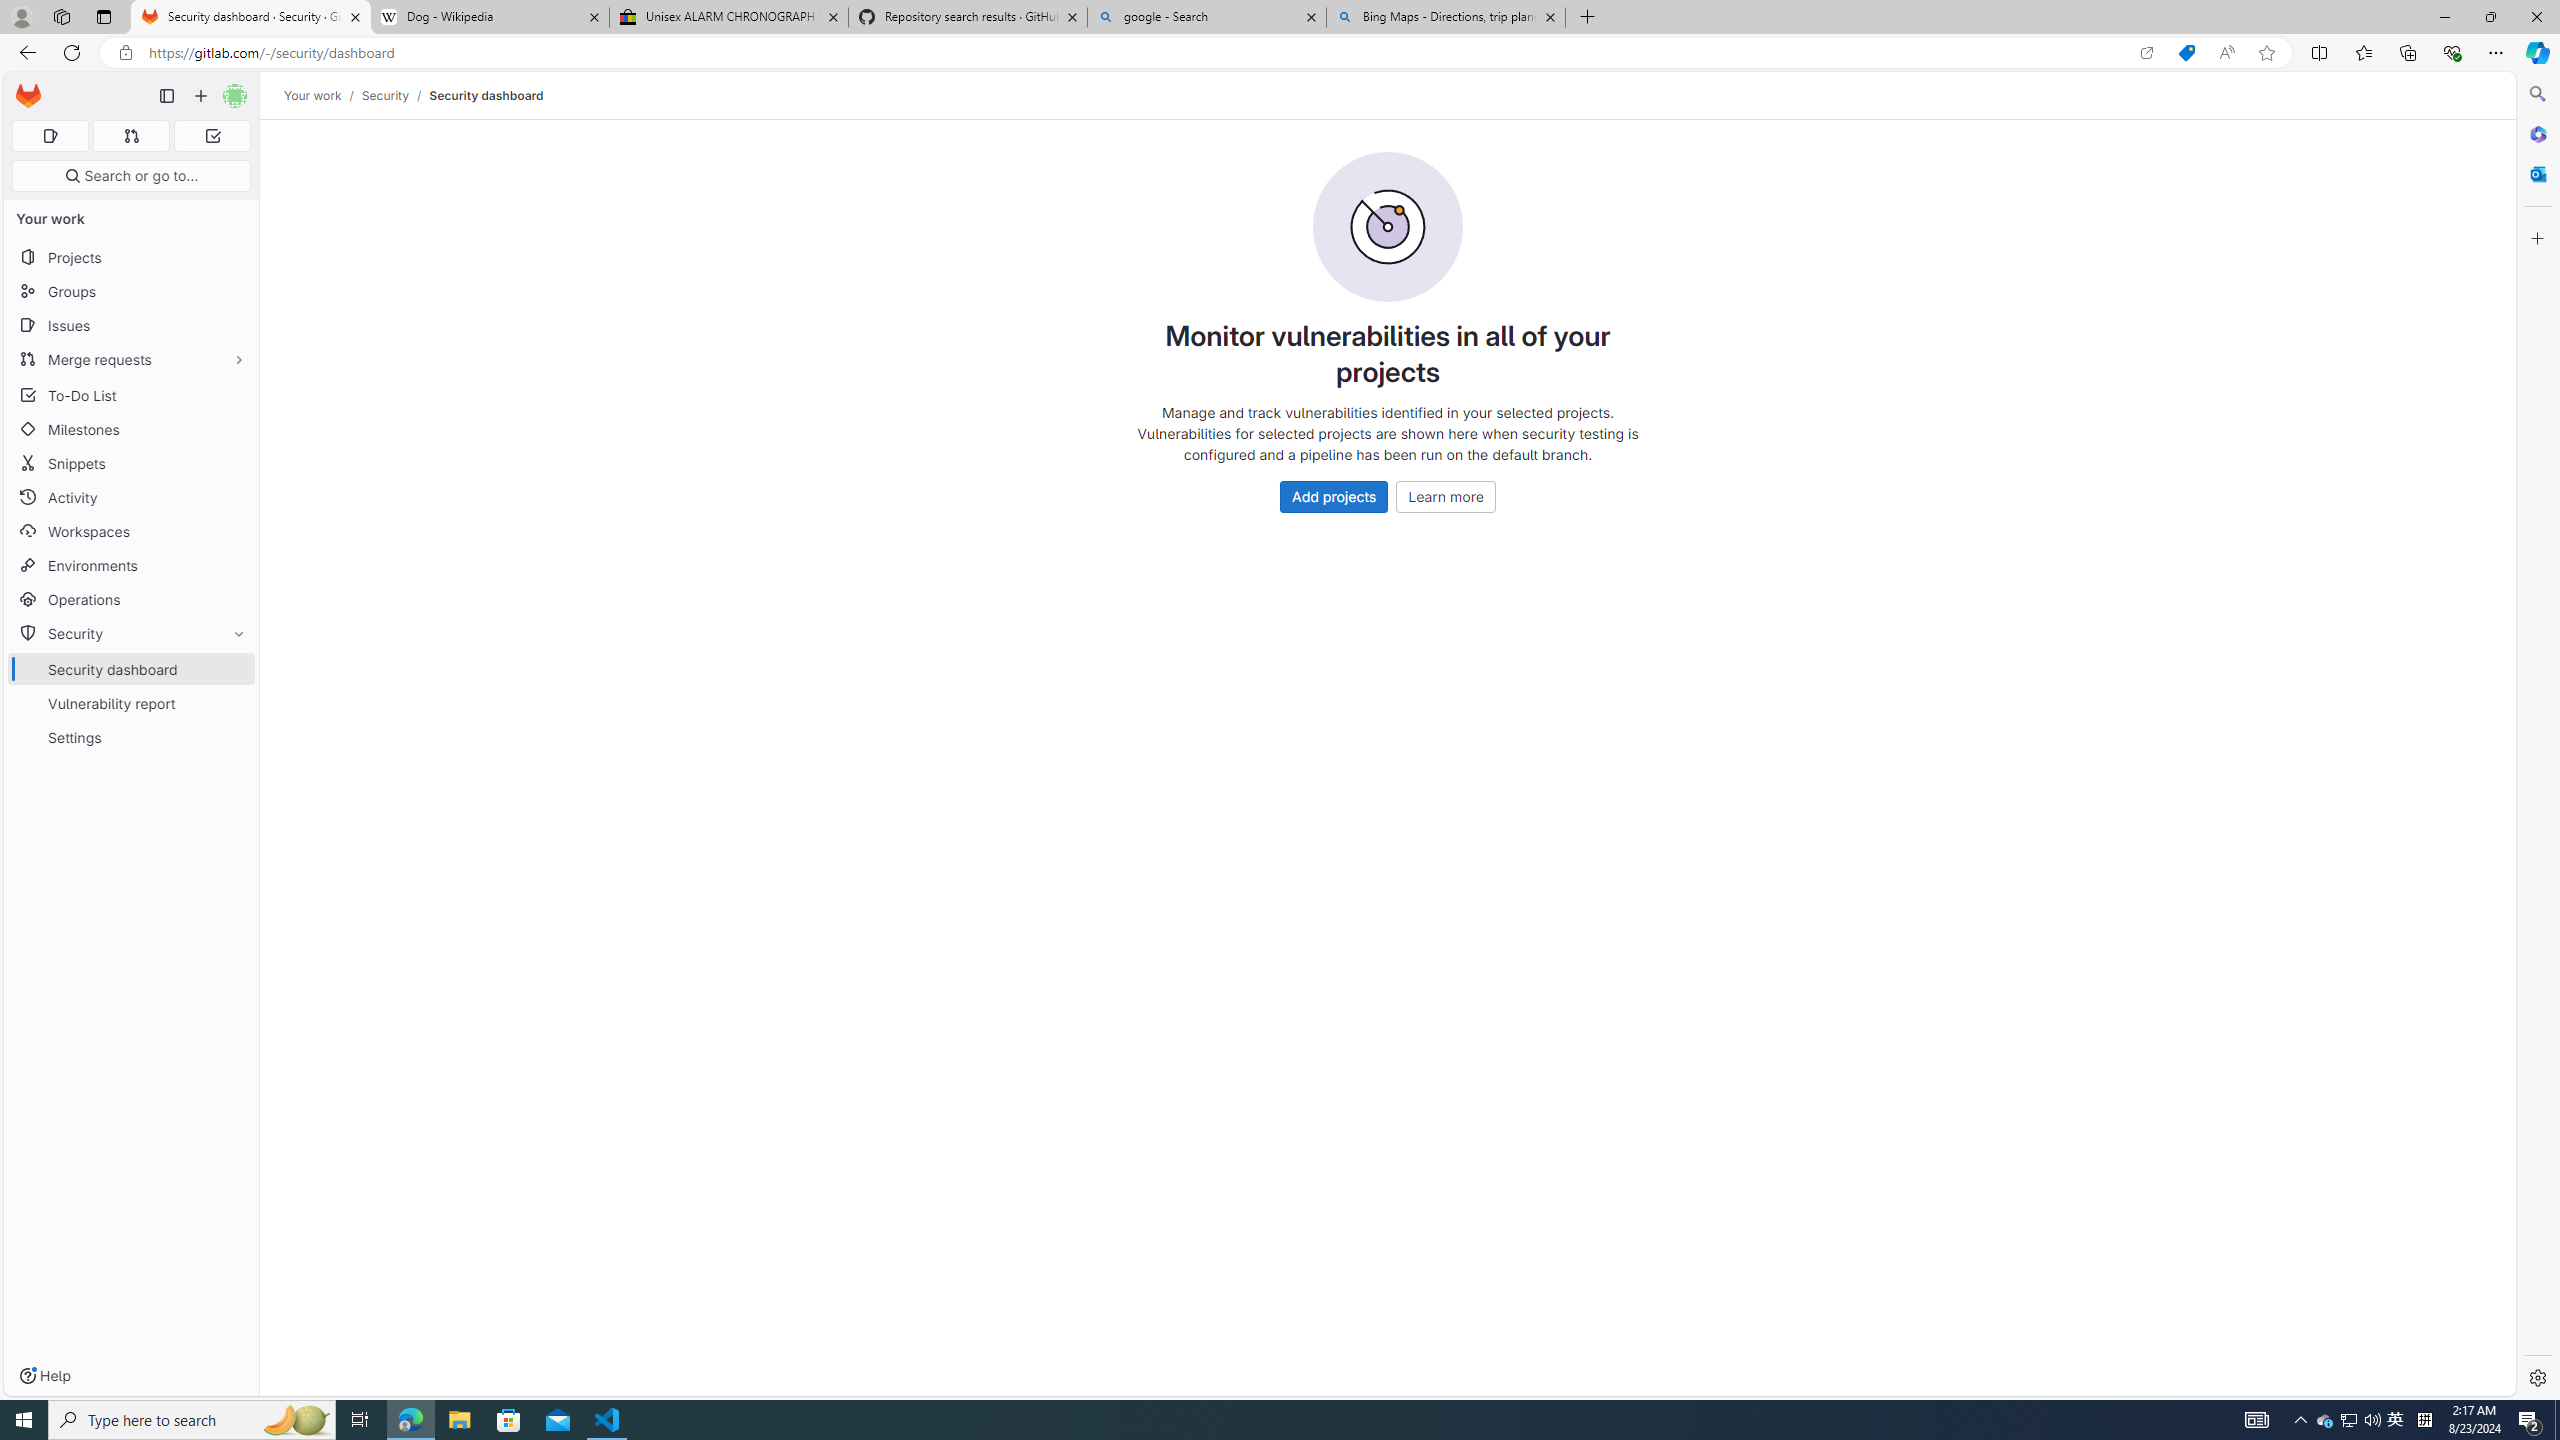  What do you see at coordinates (50, 135) in the screenshot?
I see `'Assigned issues 0'` at bounding box center [50, 135].